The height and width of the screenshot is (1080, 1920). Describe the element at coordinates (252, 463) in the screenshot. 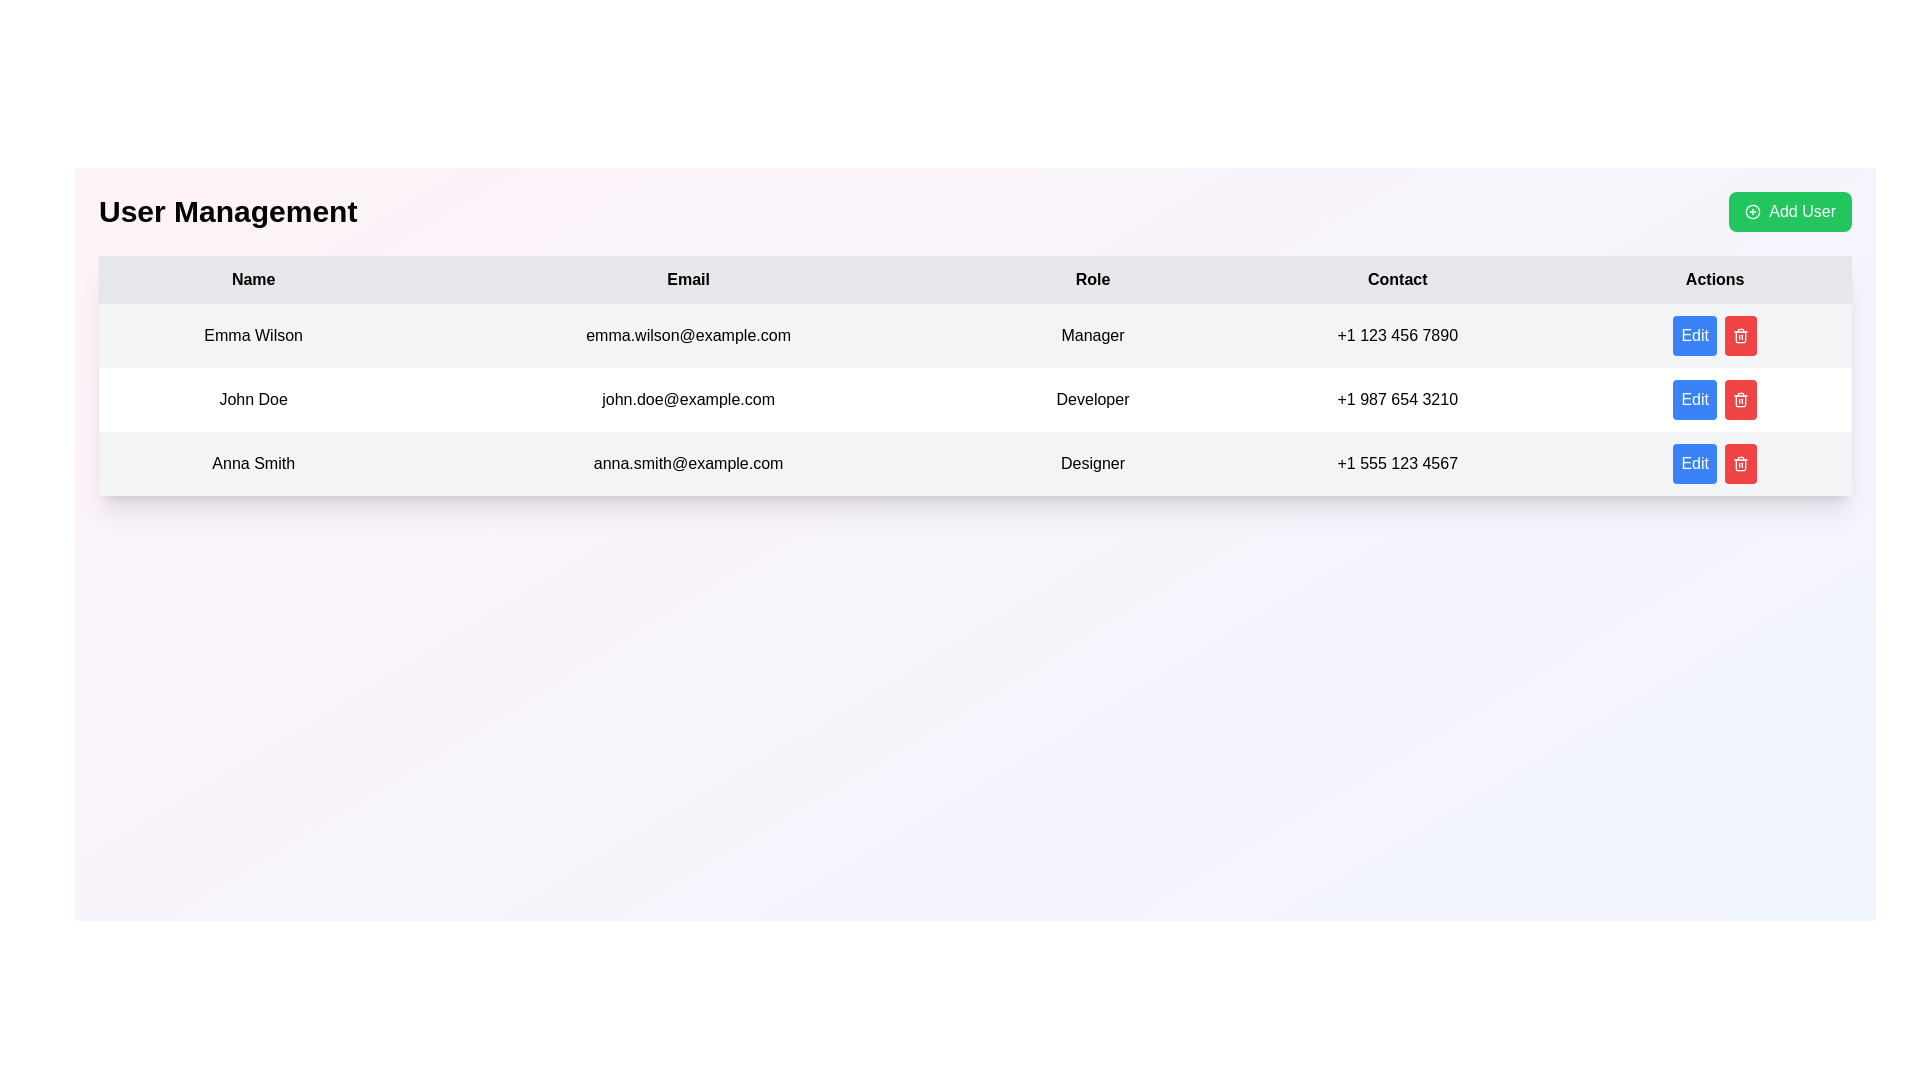

I see `the text display element showing the user name 'Anna Smith', located under the 'Name' column as the third entry in the user records table` at that location.